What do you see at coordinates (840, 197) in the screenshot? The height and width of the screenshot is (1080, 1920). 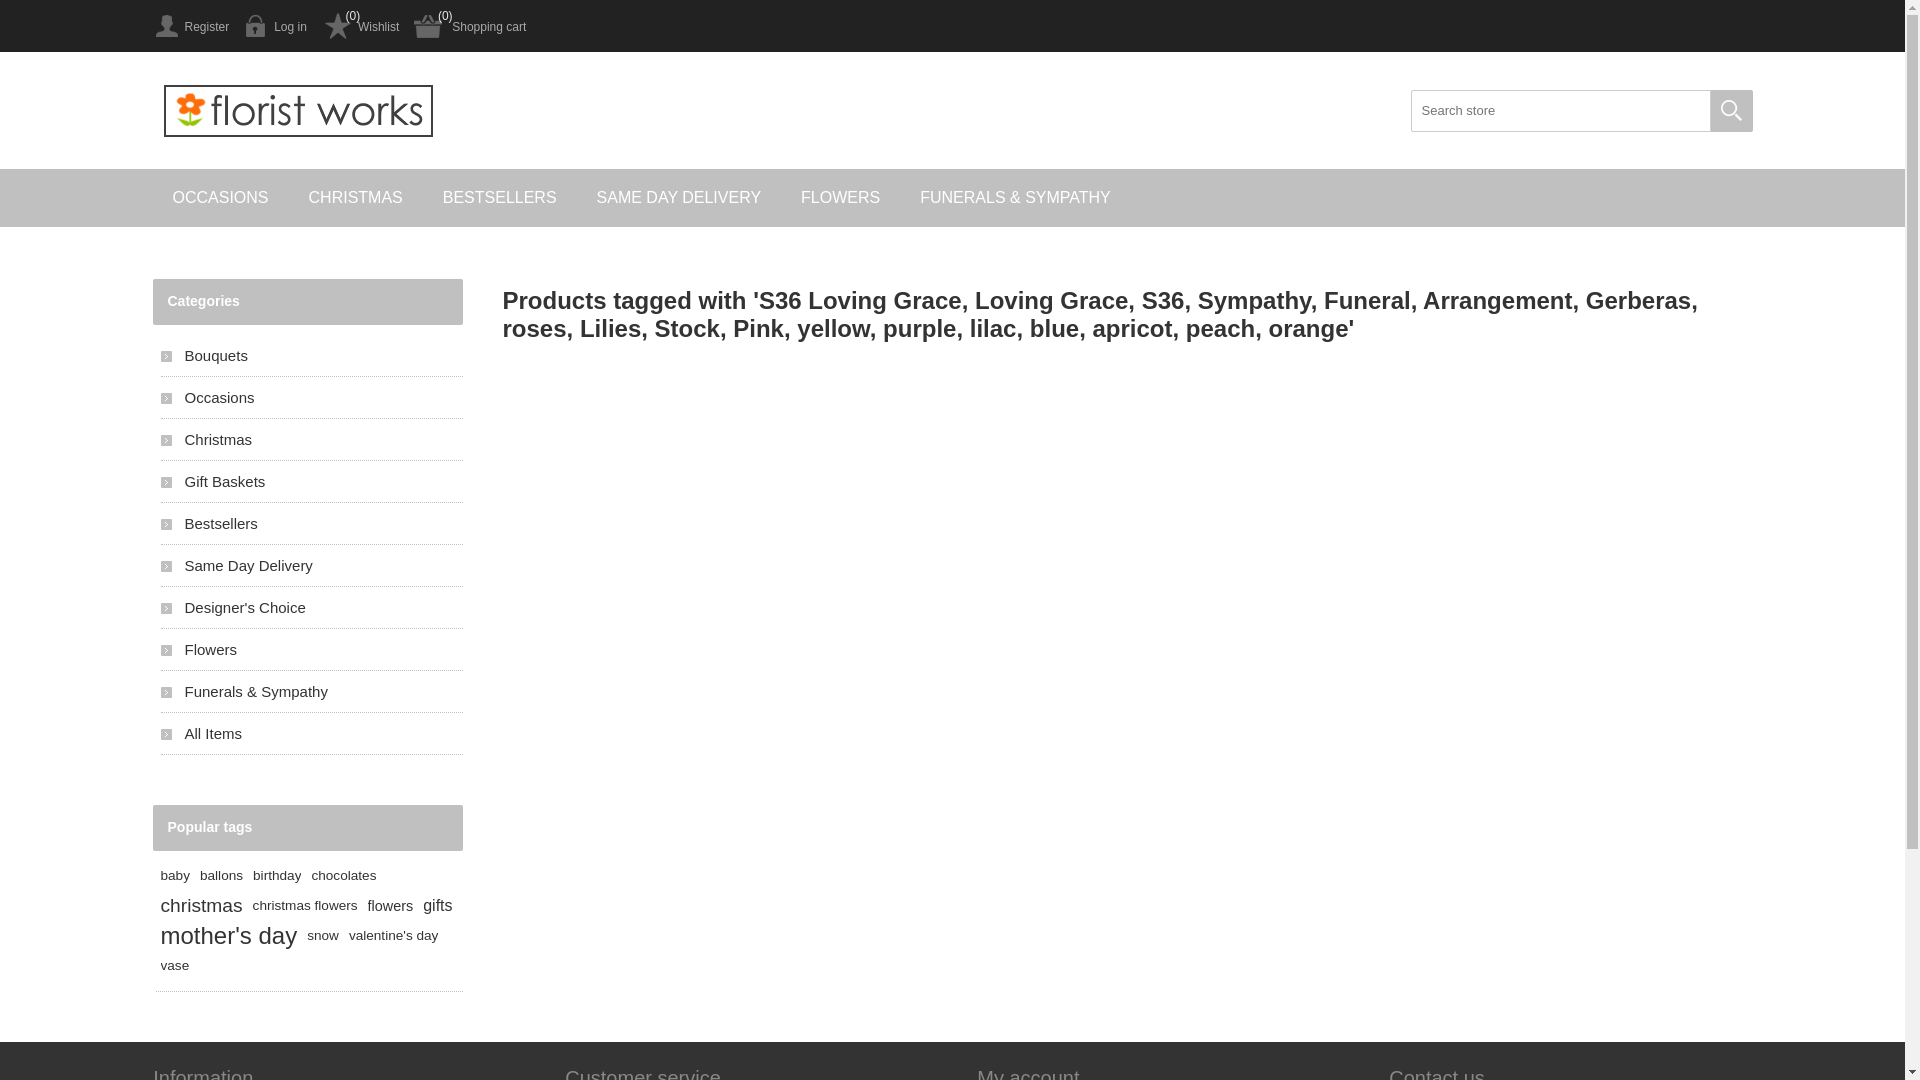 I see `'FLOWERS'` at bounding box center [840, 197].